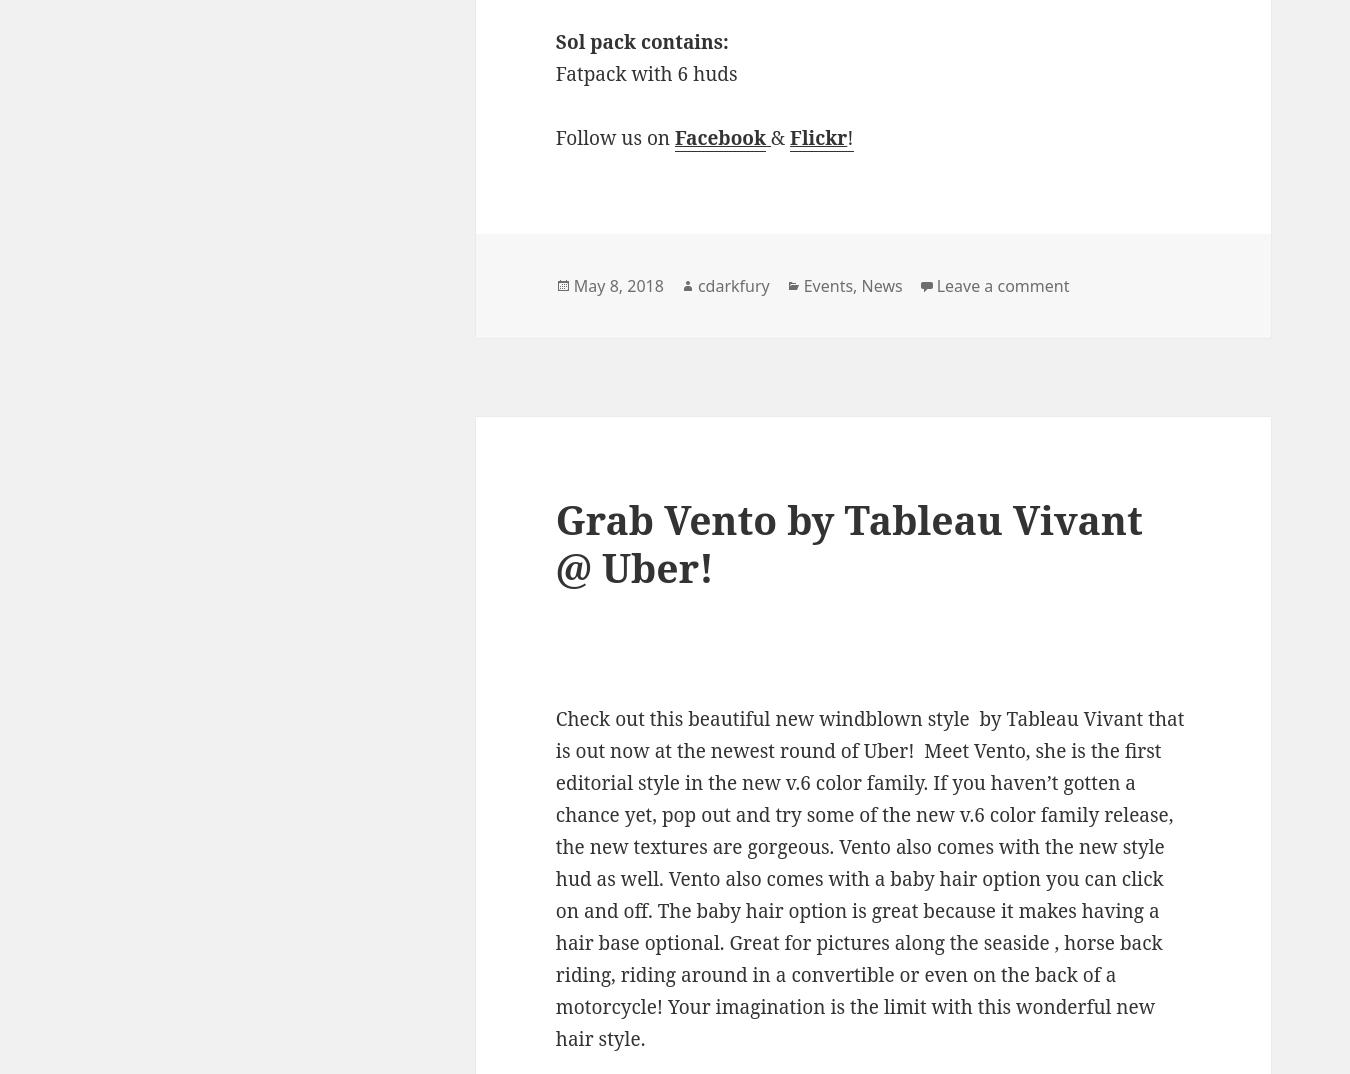 Image resolution: width=1350 pixels, height=1074 pixels. I want to click on '&', so click(779, 136).